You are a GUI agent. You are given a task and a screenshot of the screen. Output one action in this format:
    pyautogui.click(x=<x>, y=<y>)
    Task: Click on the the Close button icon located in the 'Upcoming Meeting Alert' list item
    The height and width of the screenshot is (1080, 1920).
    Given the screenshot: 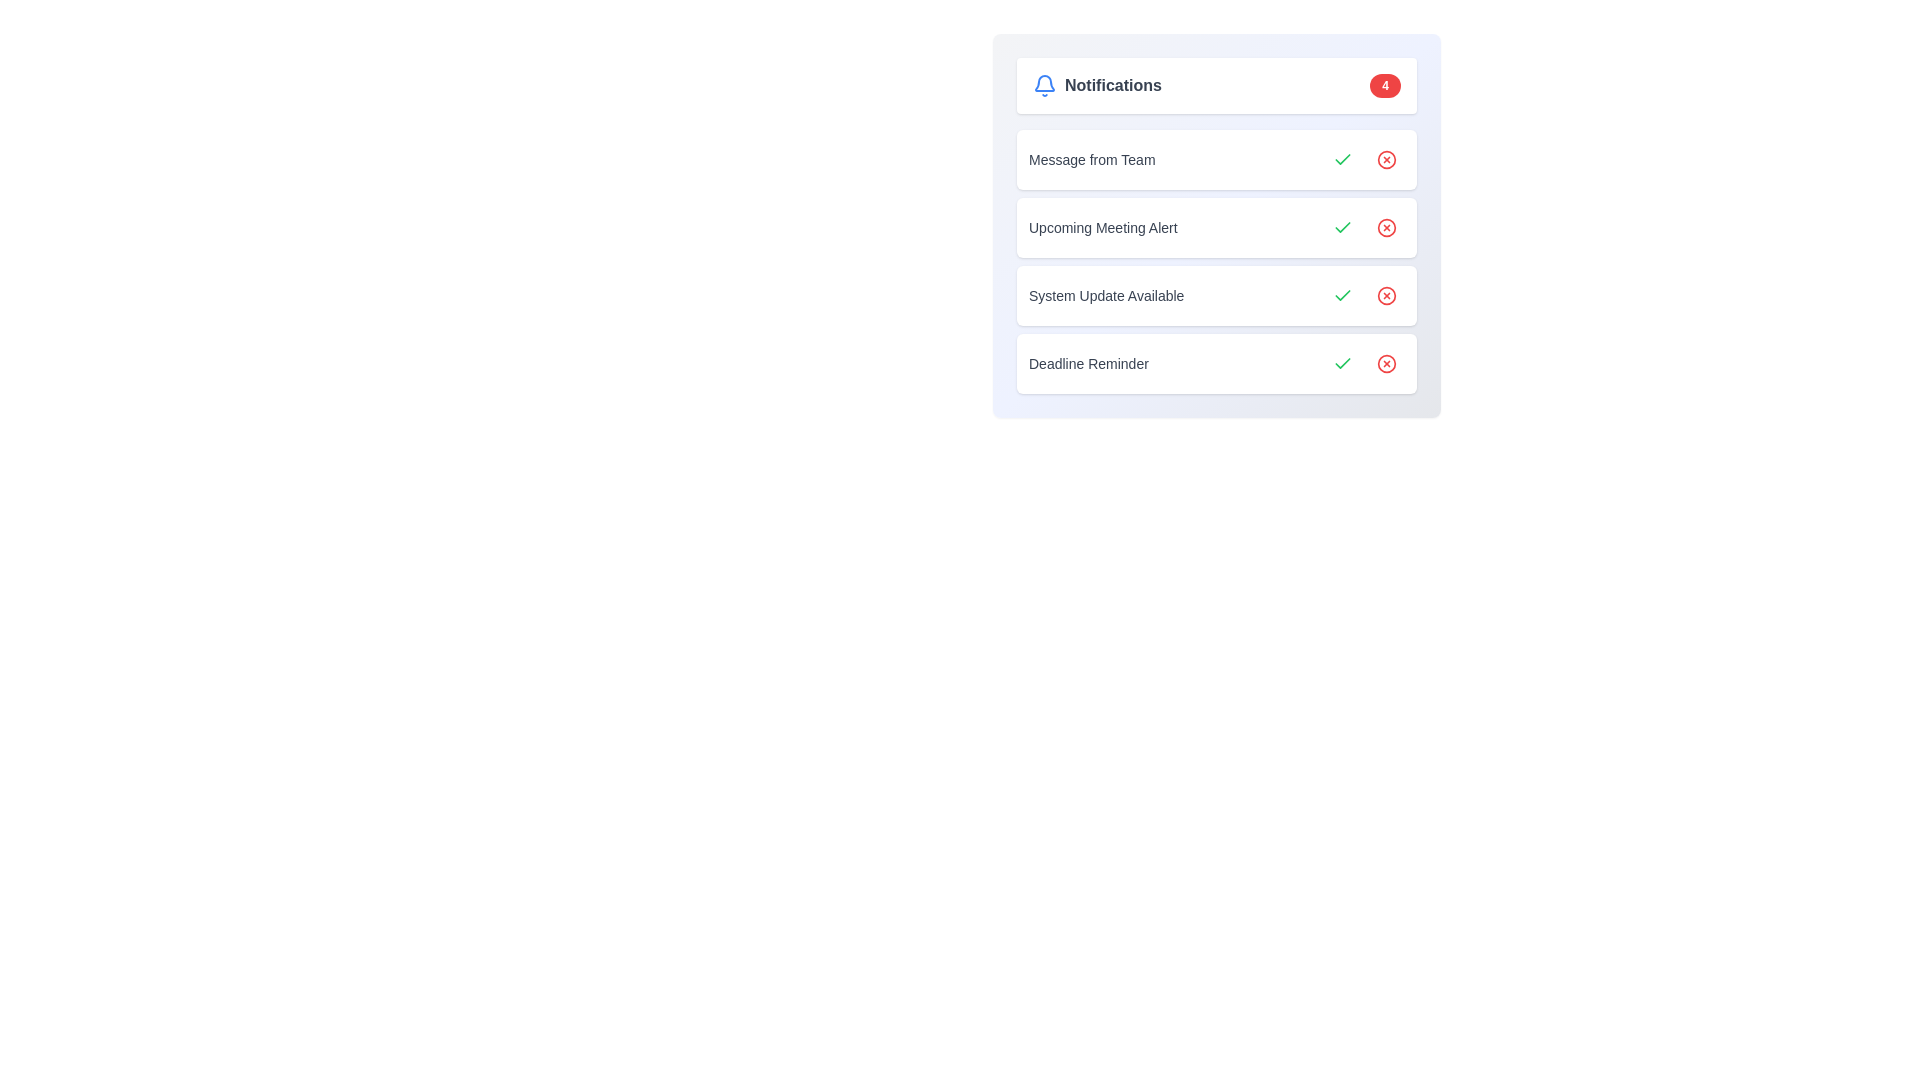 What is the action you would take?
    pyautogui.click(x=1386, y=226)
    